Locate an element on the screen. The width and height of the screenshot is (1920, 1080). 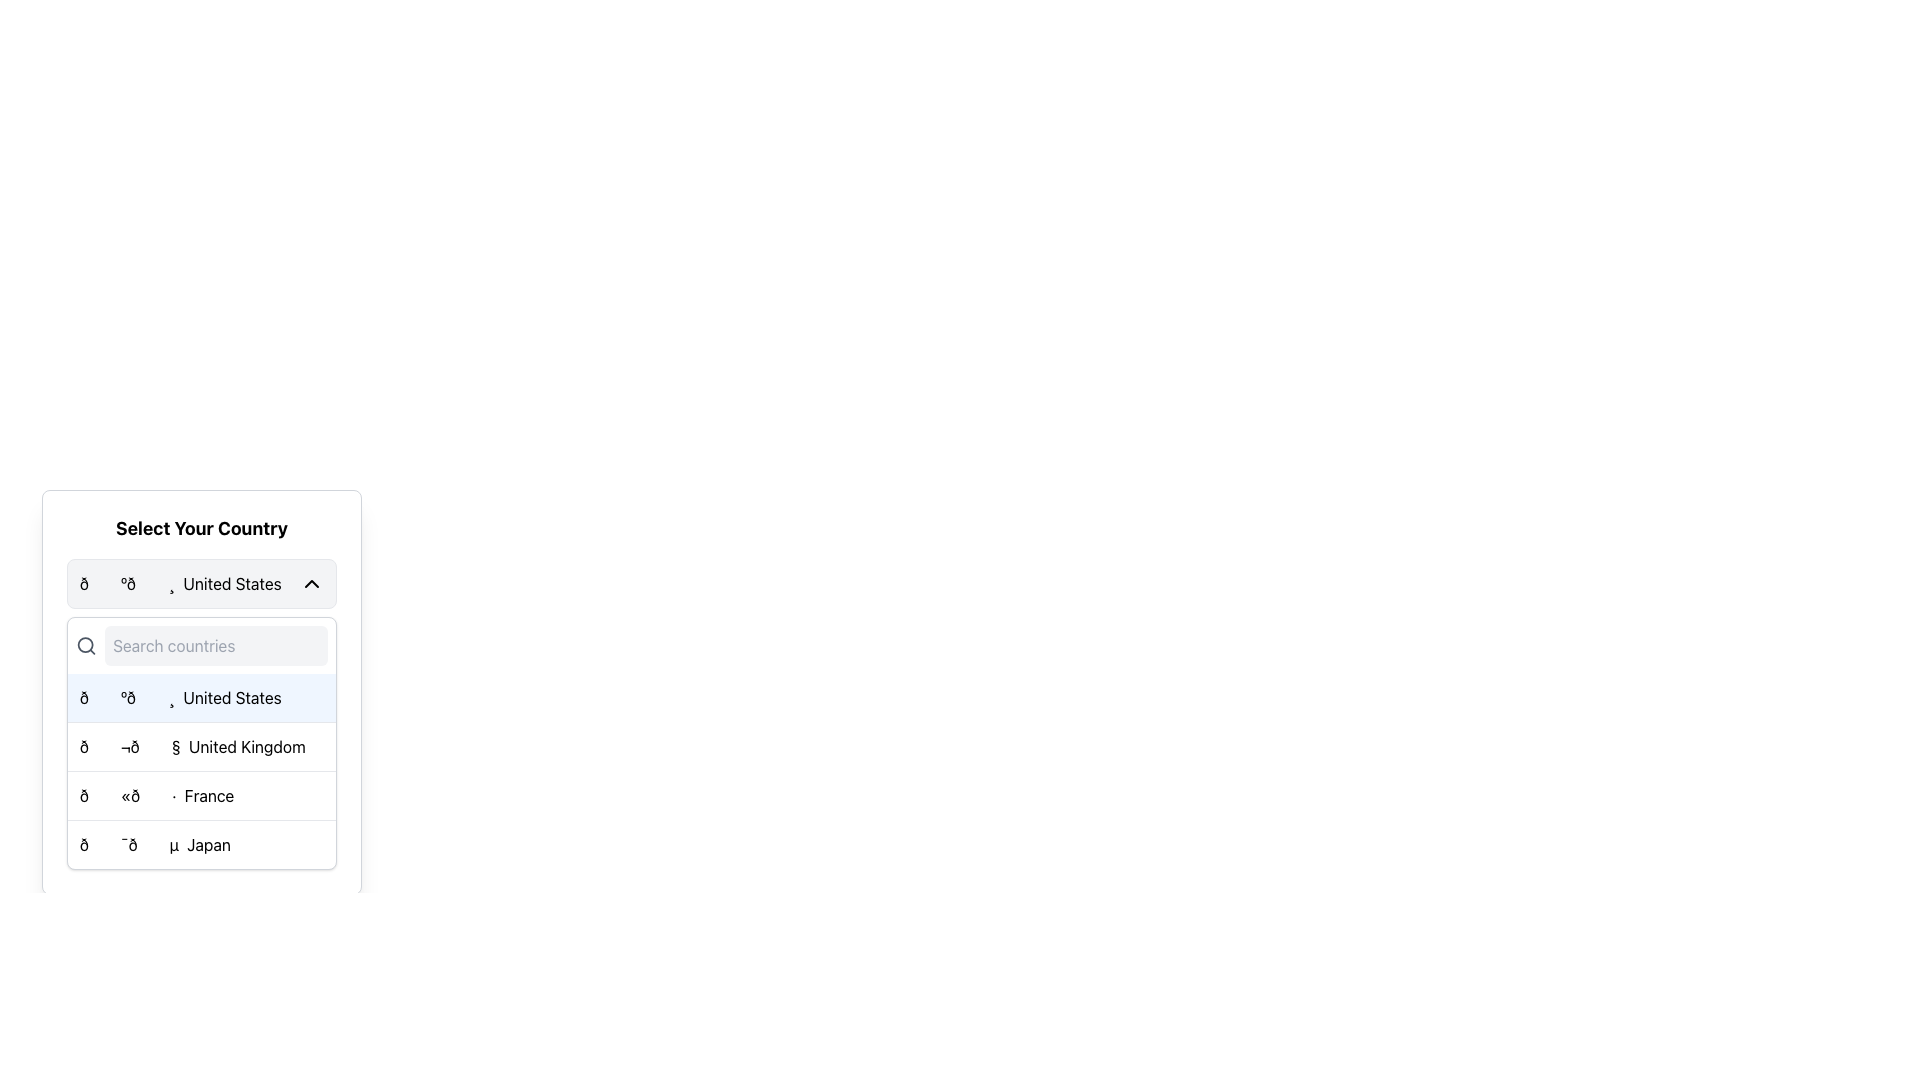
the fourth option in the dropdown menu titled 'Select Your Country' is located at coordinates (128, 844).